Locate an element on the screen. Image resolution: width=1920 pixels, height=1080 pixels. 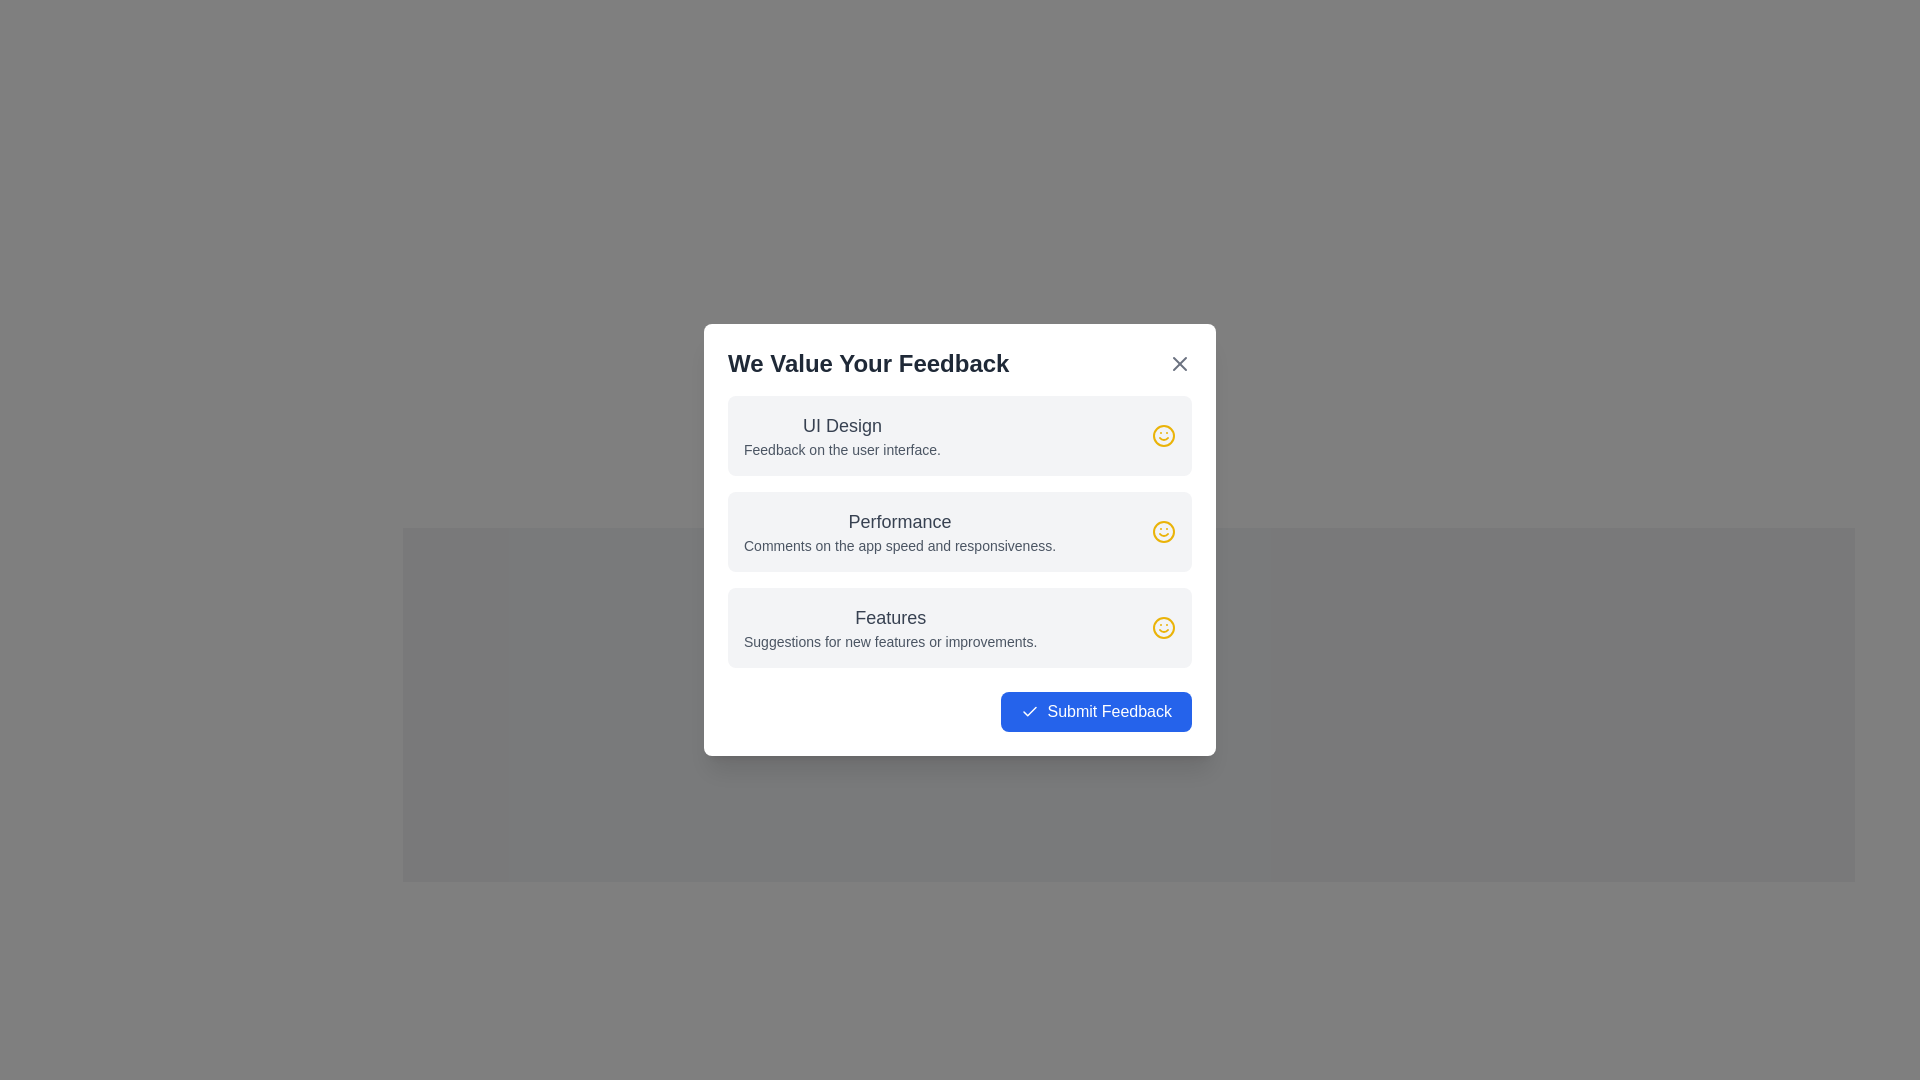
the checkmark icon within the 'Submit Feedback' button, positioned towards the left side of the button content is located at coordinates (1030, 711).